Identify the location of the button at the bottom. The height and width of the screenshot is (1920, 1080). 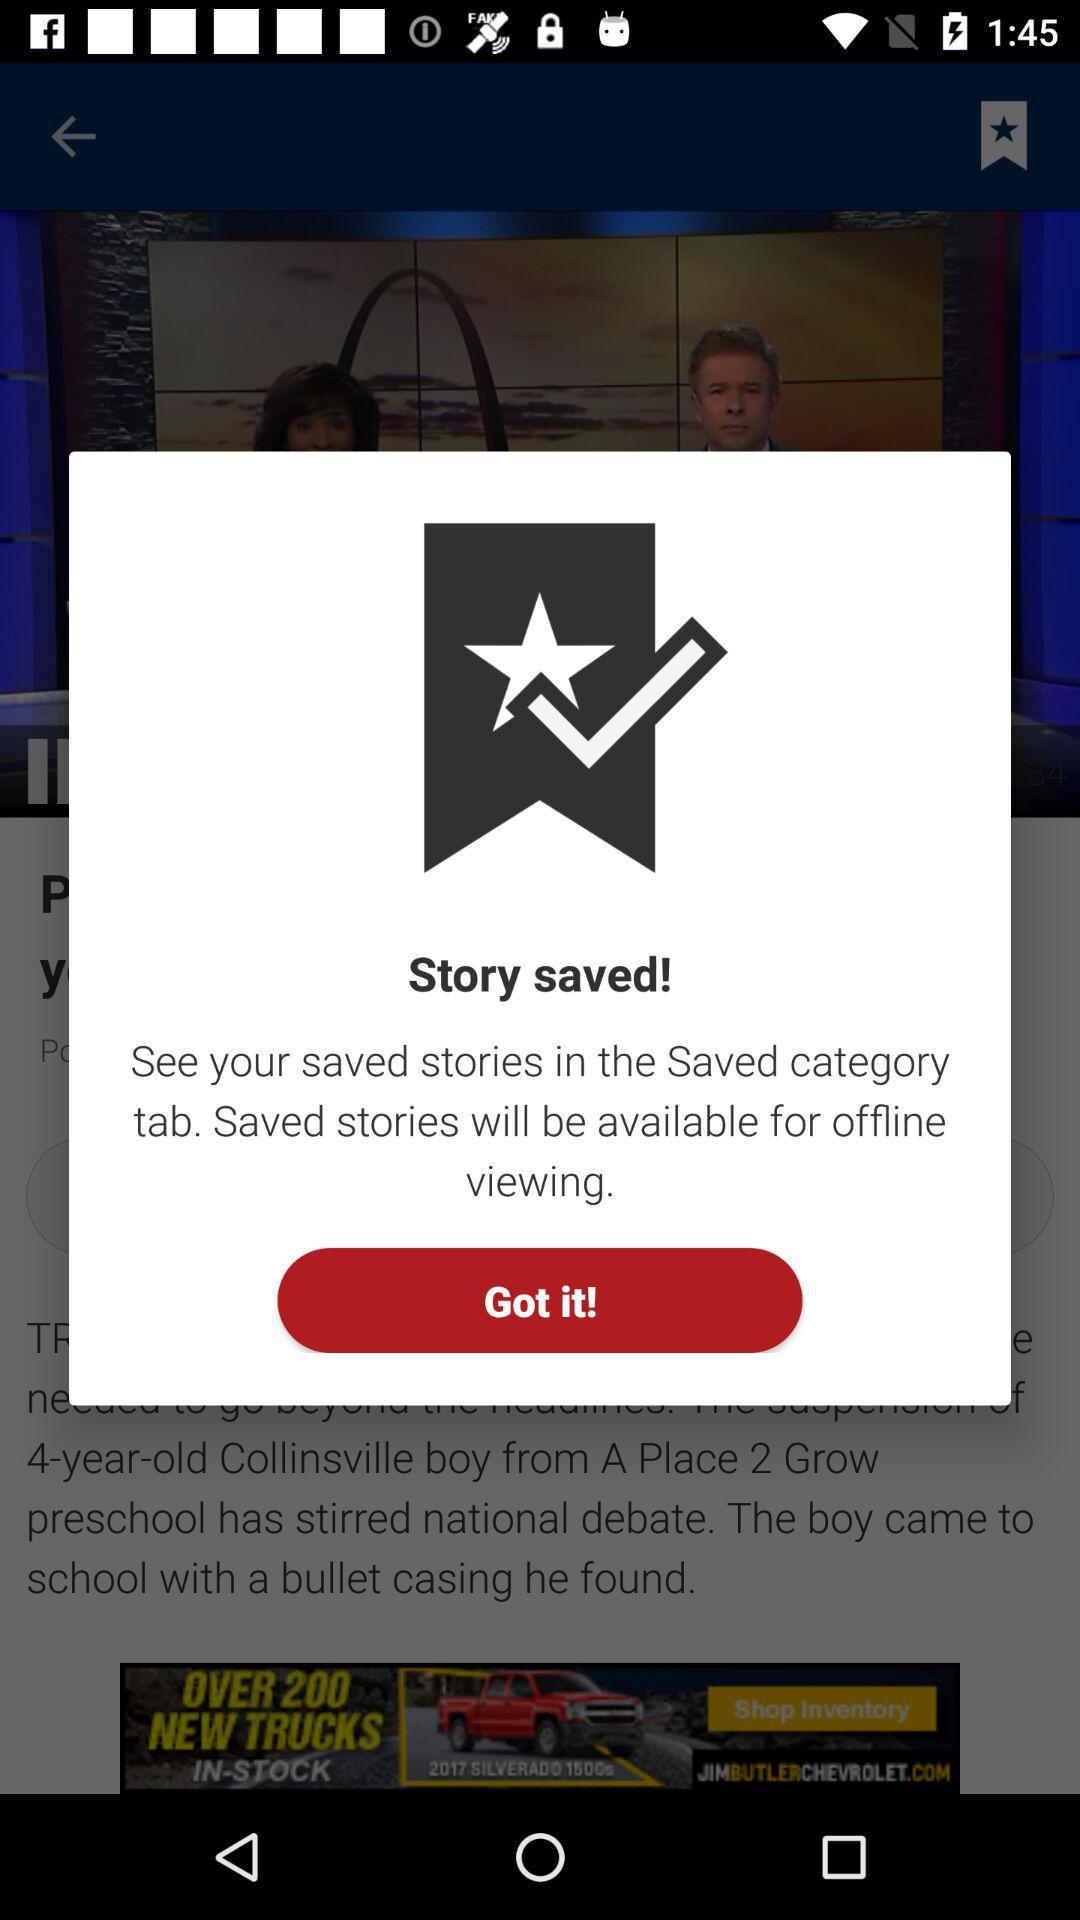
(540, 1300).